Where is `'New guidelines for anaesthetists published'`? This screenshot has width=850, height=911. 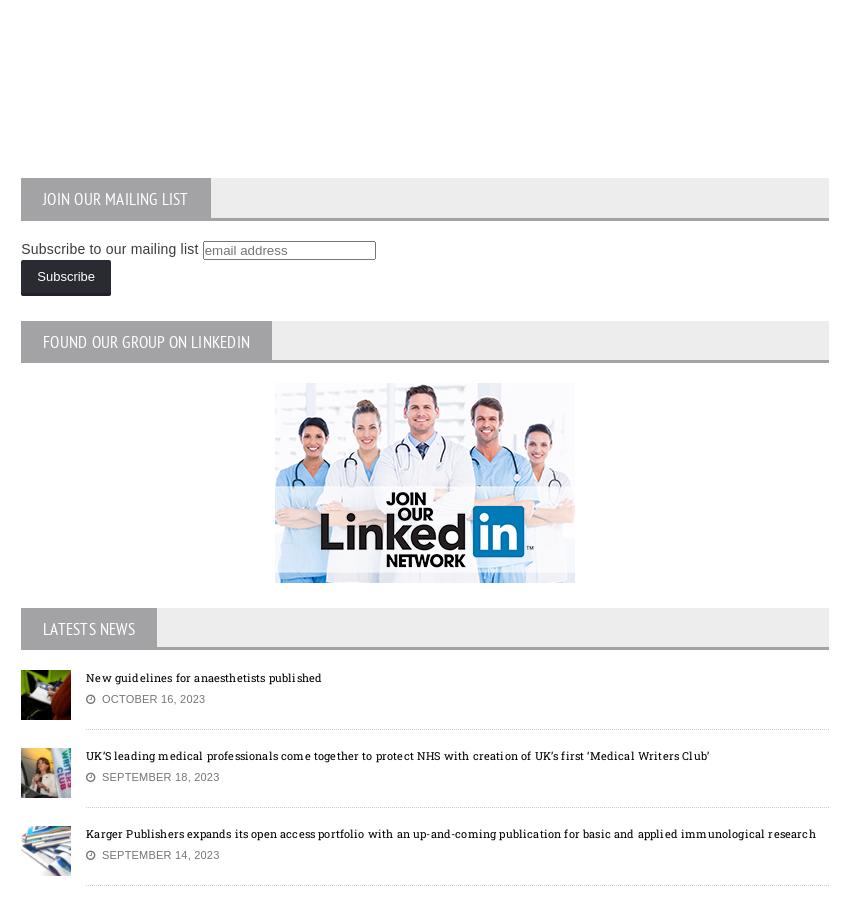 'New guidelines for anaesthetists published' is located at coordinates (85, 676).